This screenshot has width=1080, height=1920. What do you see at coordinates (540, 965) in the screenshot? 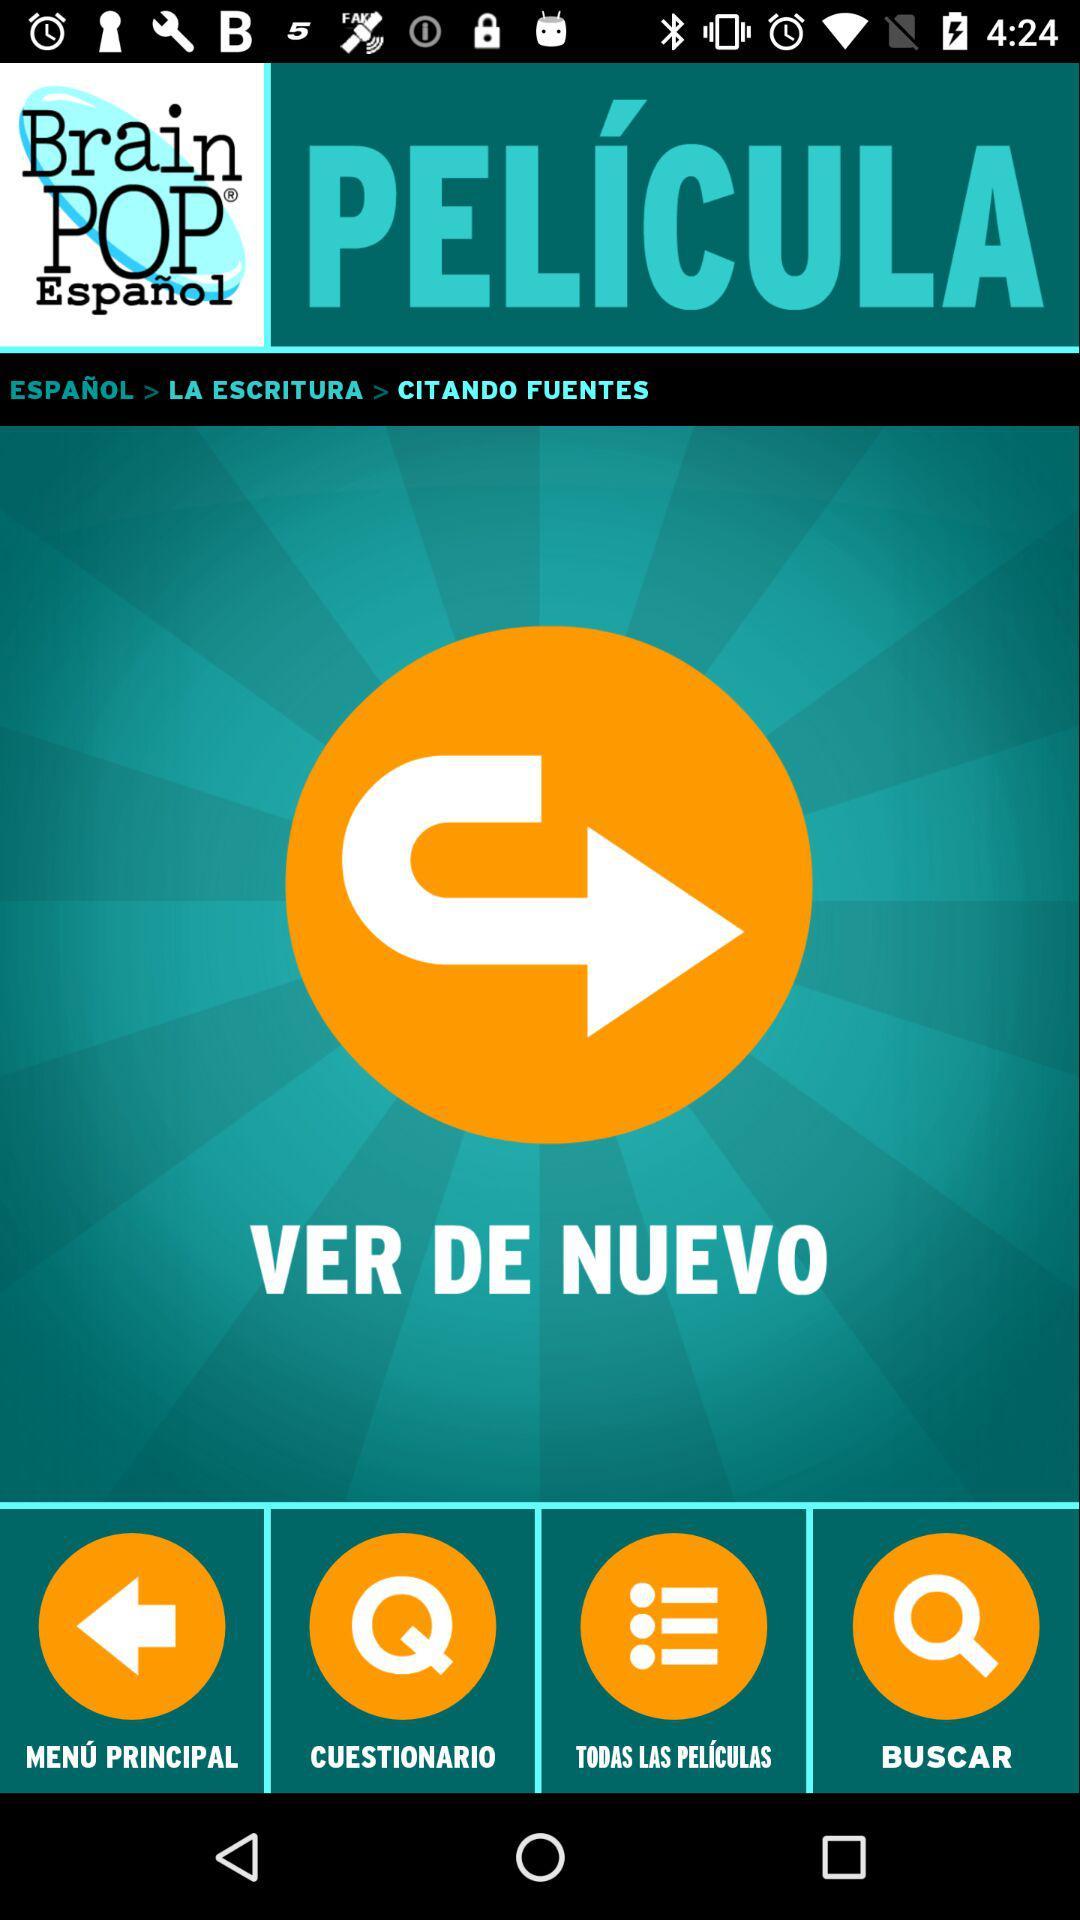
I see `watch again option` at bounding box center [540, 965].